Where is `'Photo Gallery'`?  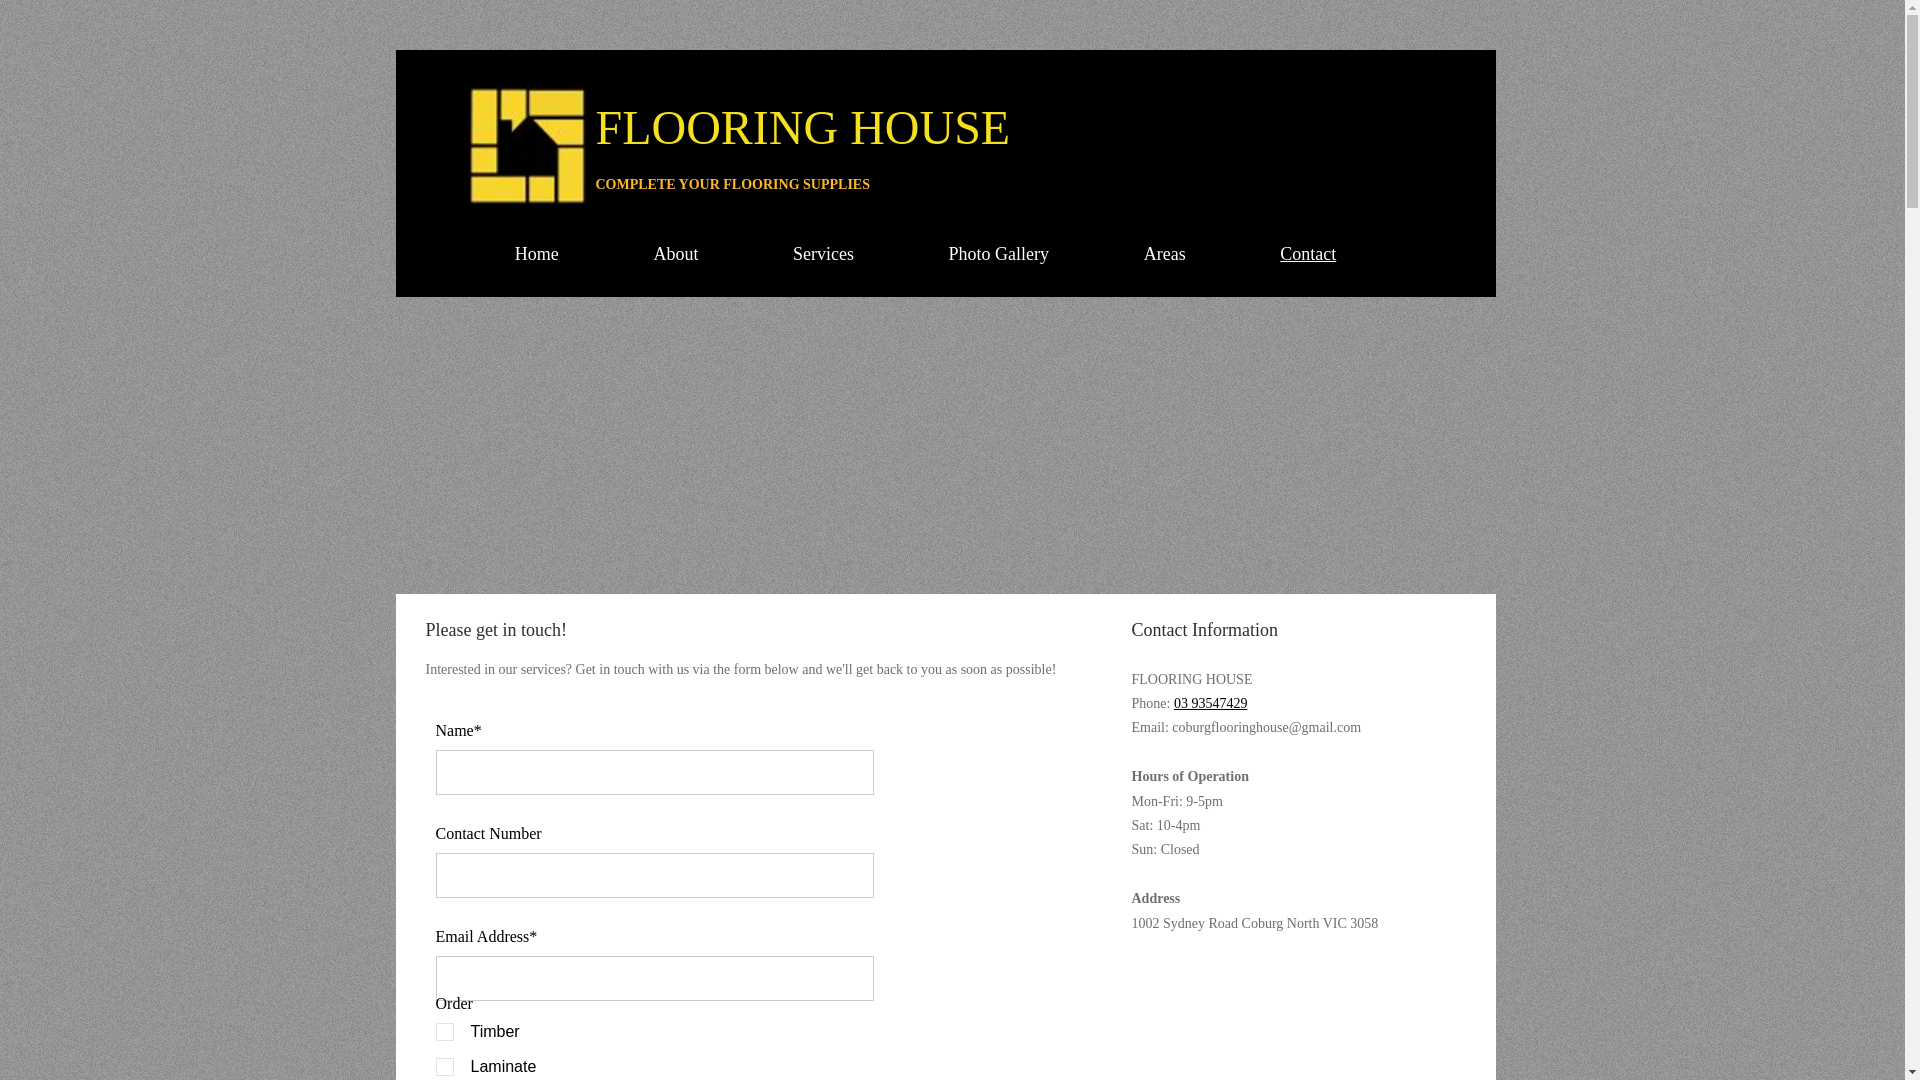 'Photo Gallery' is located at coordinates (998, 253).